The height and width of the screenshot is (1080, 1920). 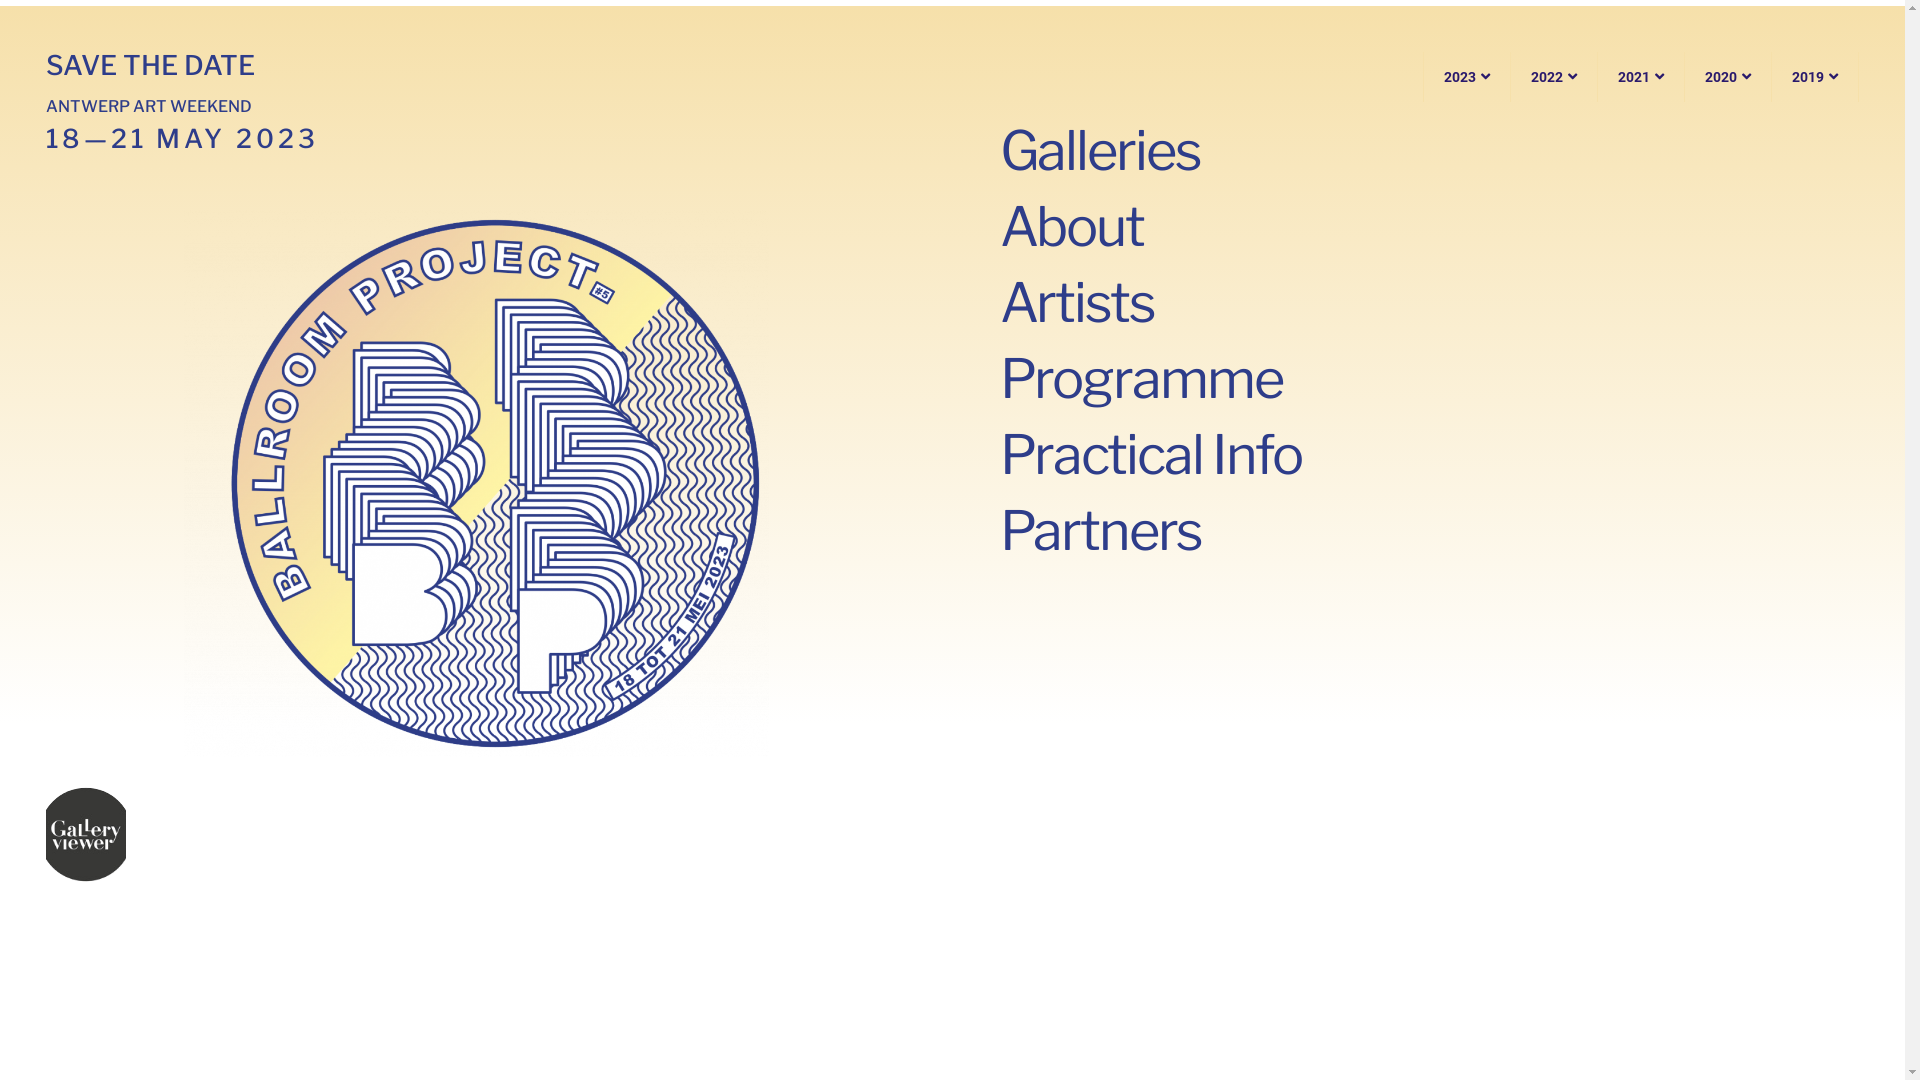 What do you see at coordinates (1098, 530) in the screenshot?
I see `'Partners'` at bounding box center [1098, 530].